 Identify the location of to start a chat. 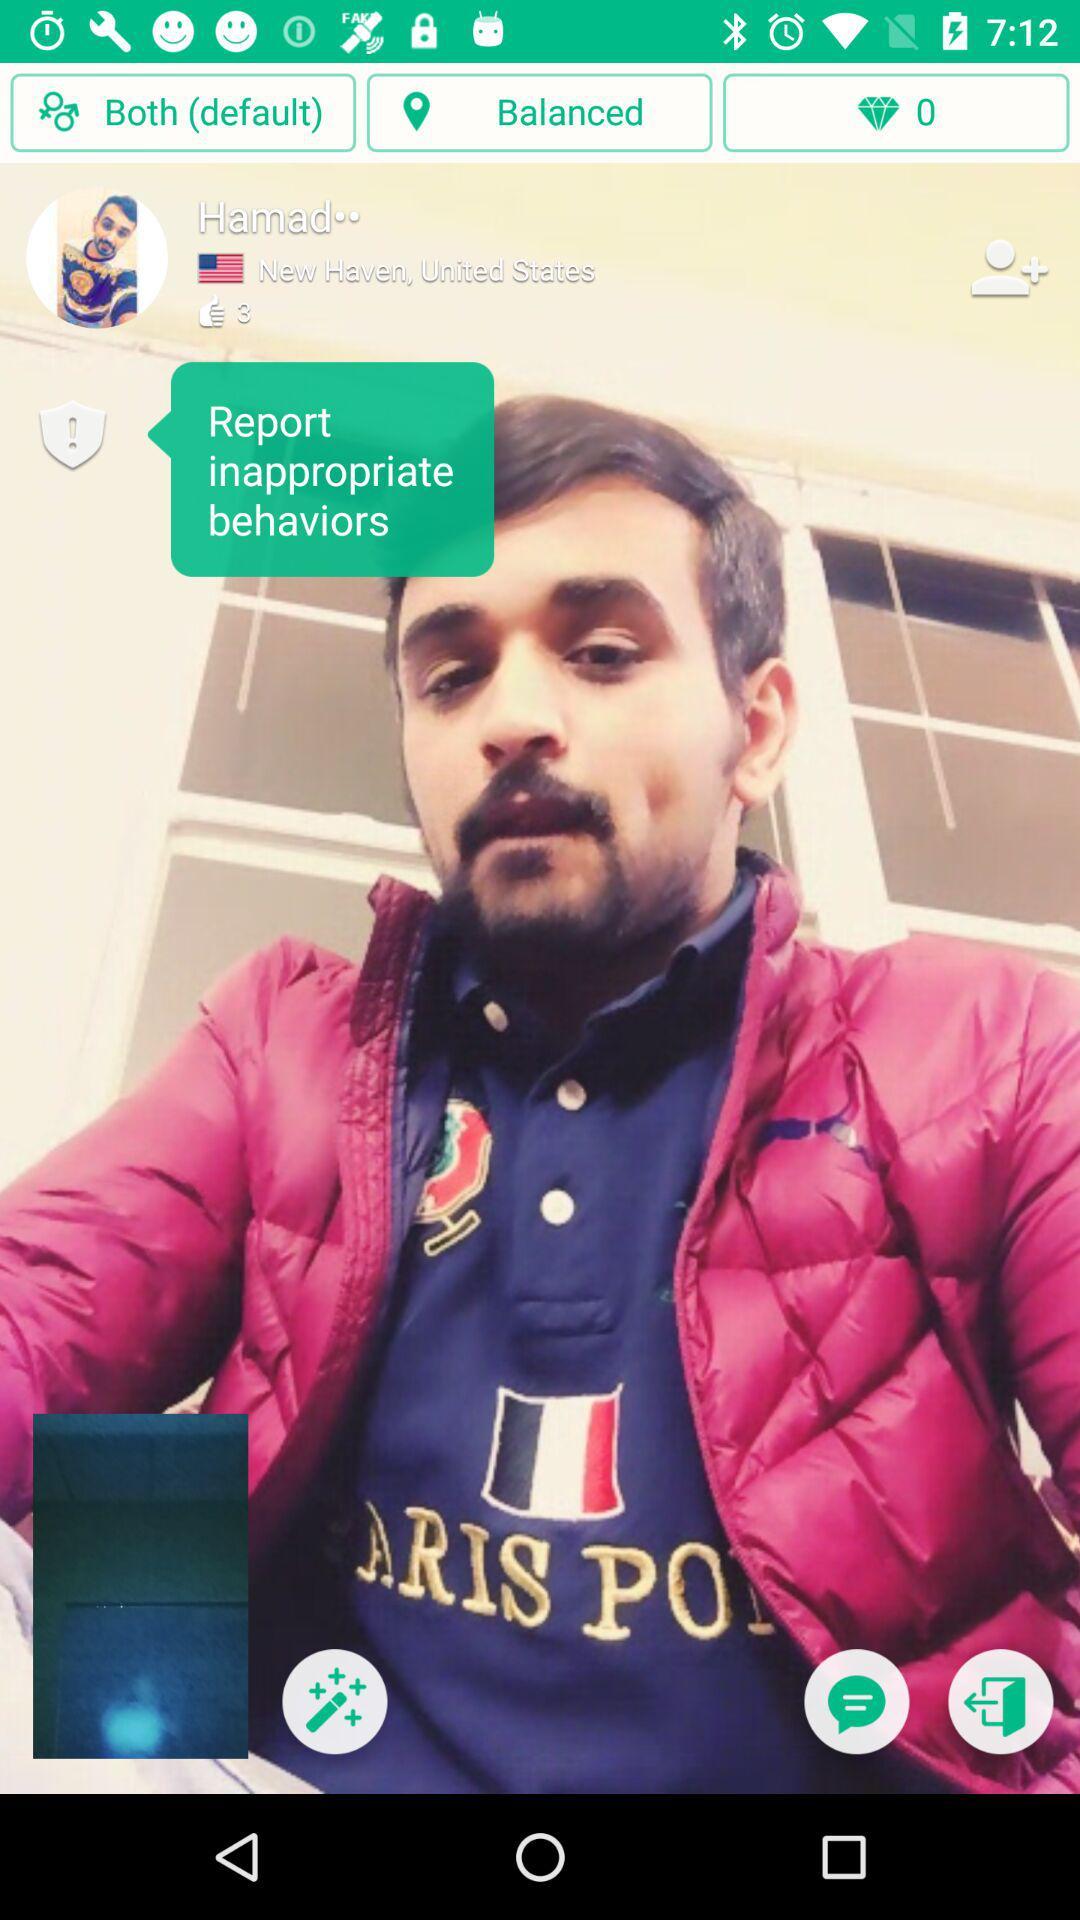
(855, 1713).